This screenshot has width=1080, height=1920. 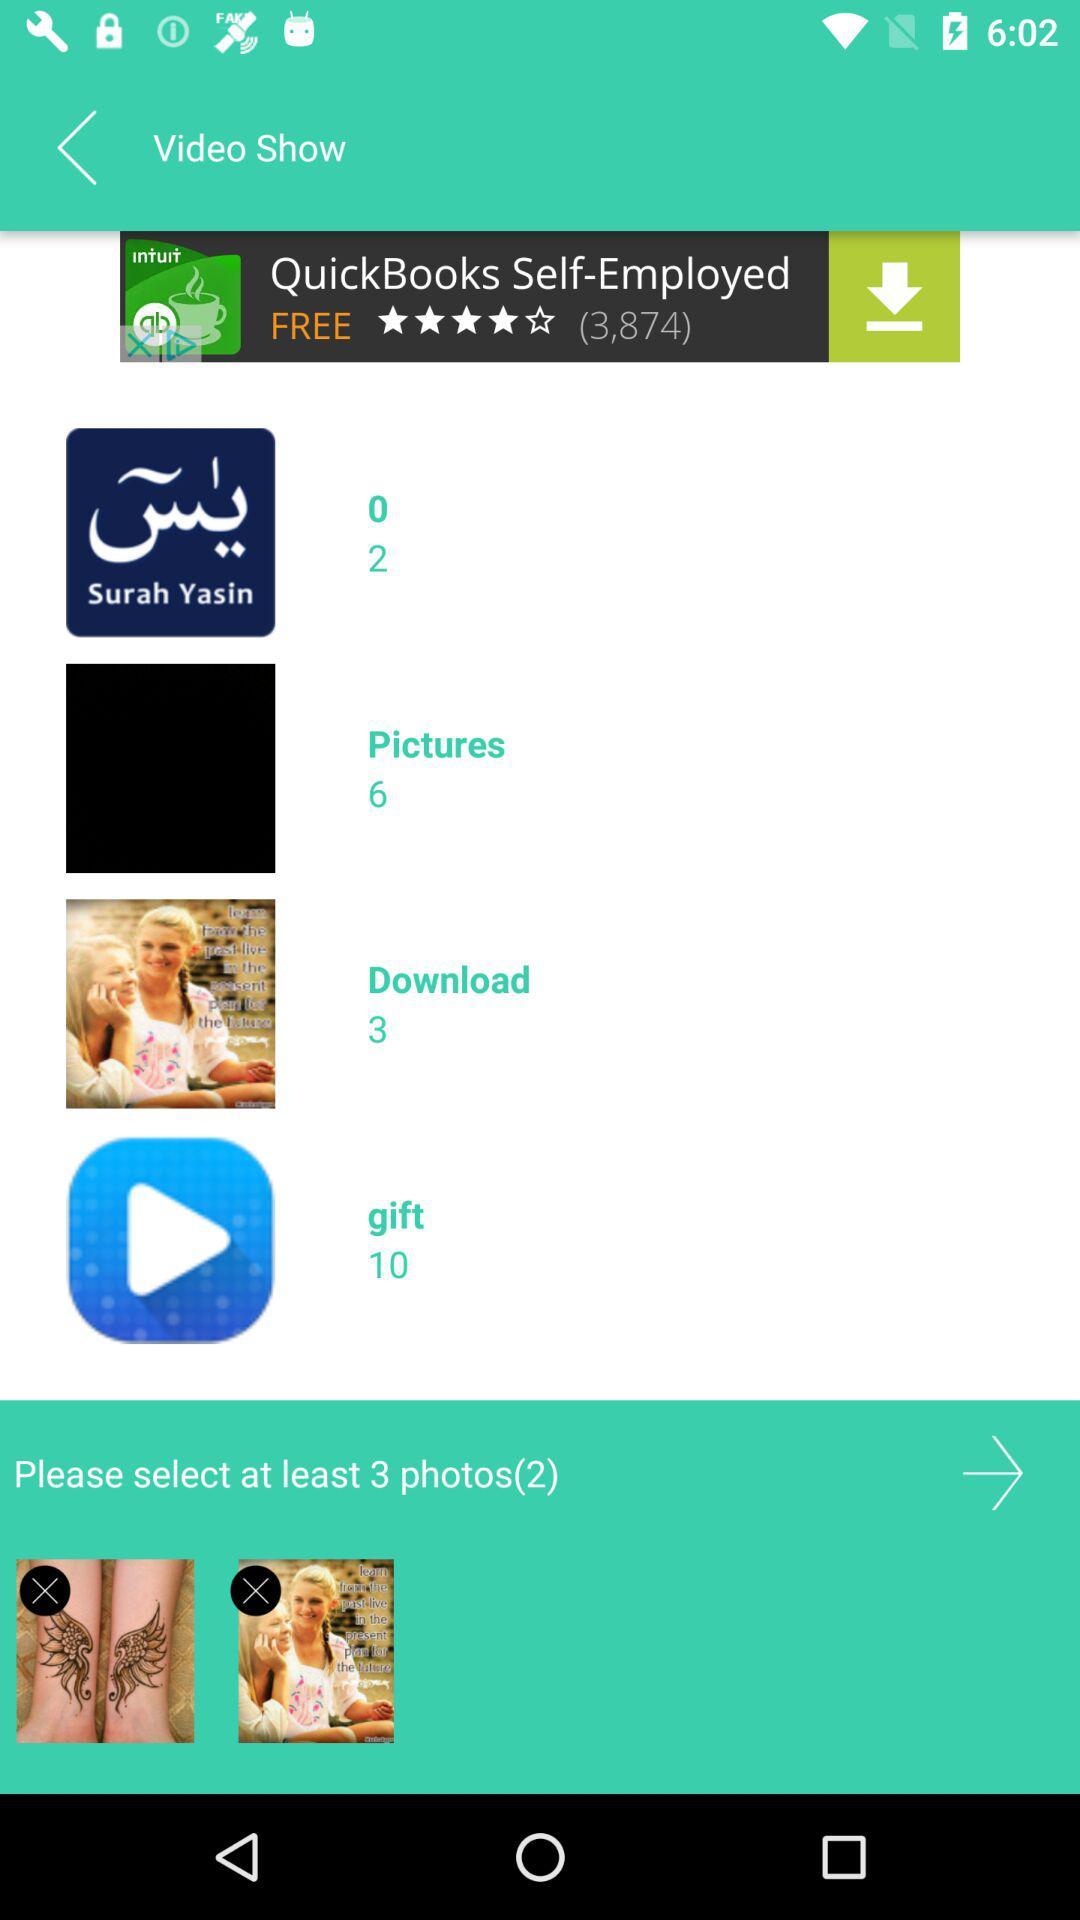 I want to click on the arrow_backward icon, so click(x=75, y=146).